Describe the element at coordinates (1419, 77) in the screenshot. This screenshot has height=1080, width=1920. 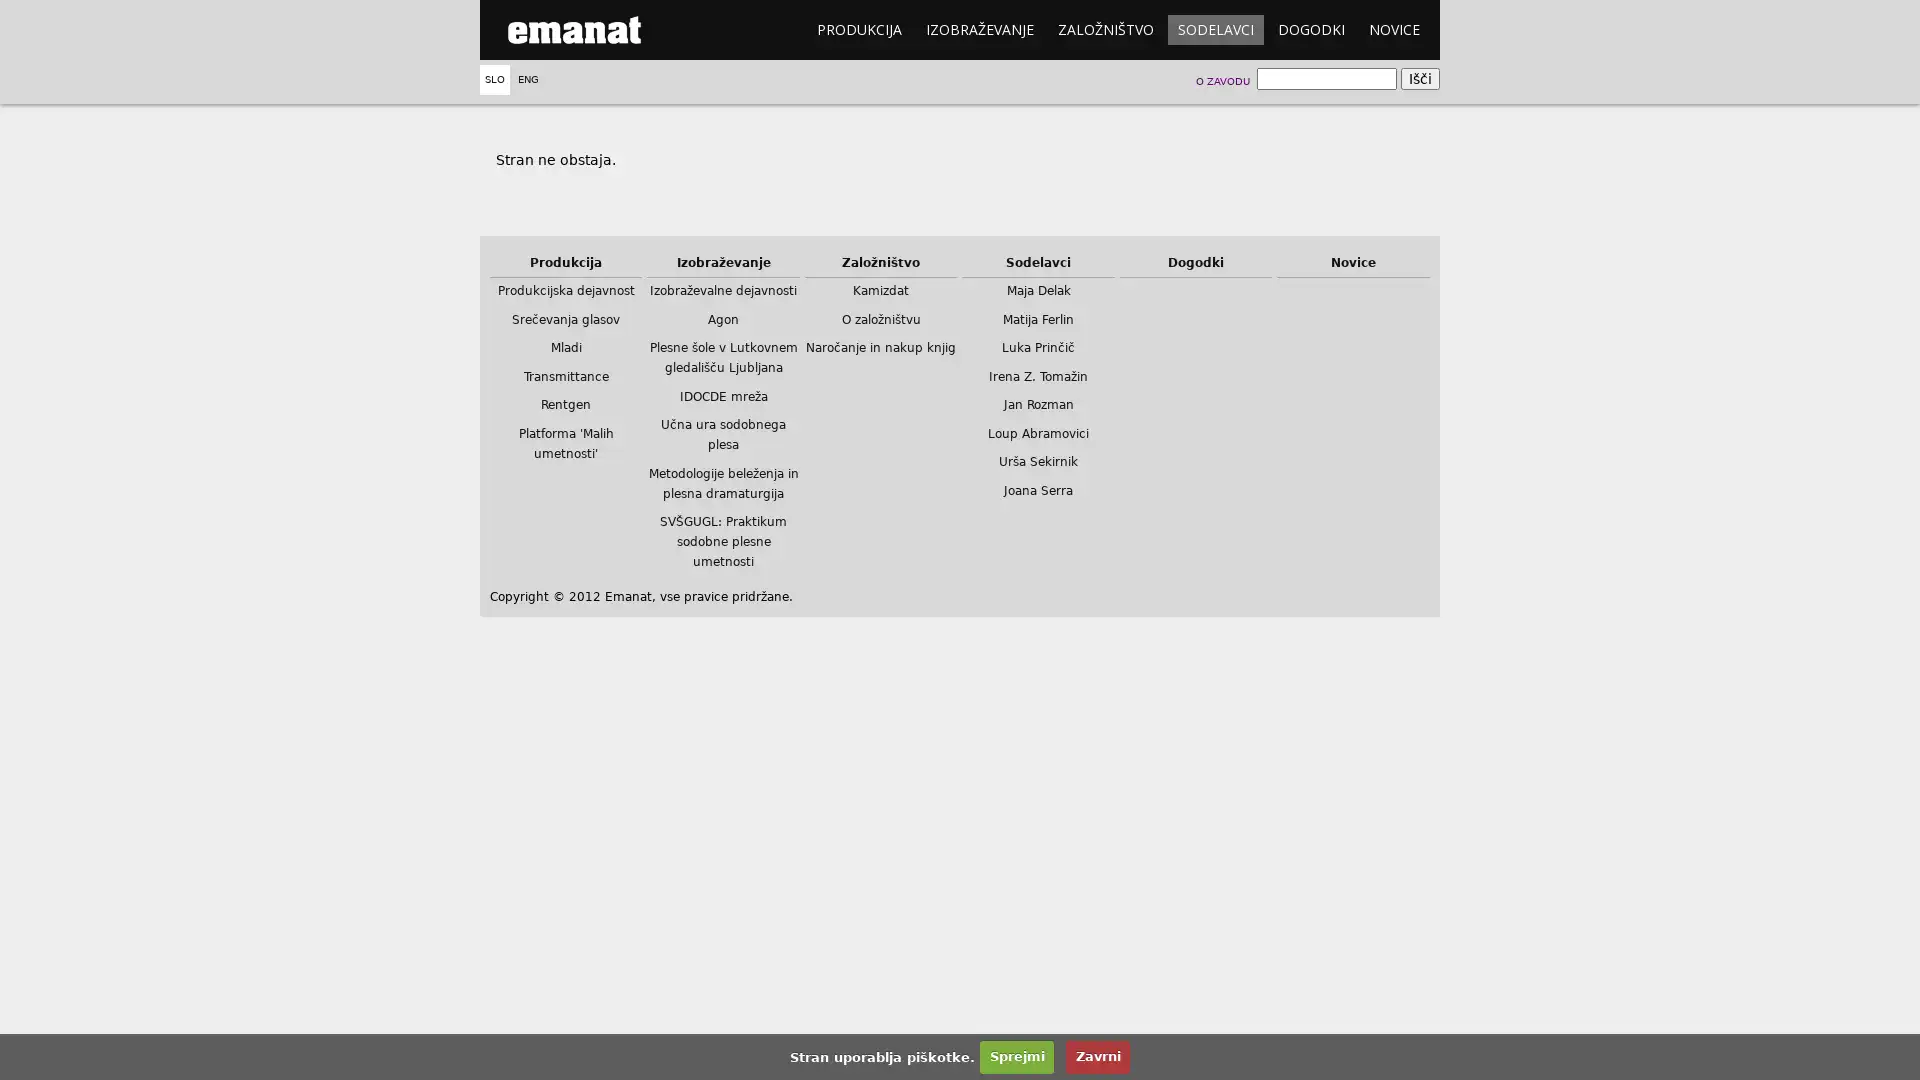
I see `Isci` at that location.